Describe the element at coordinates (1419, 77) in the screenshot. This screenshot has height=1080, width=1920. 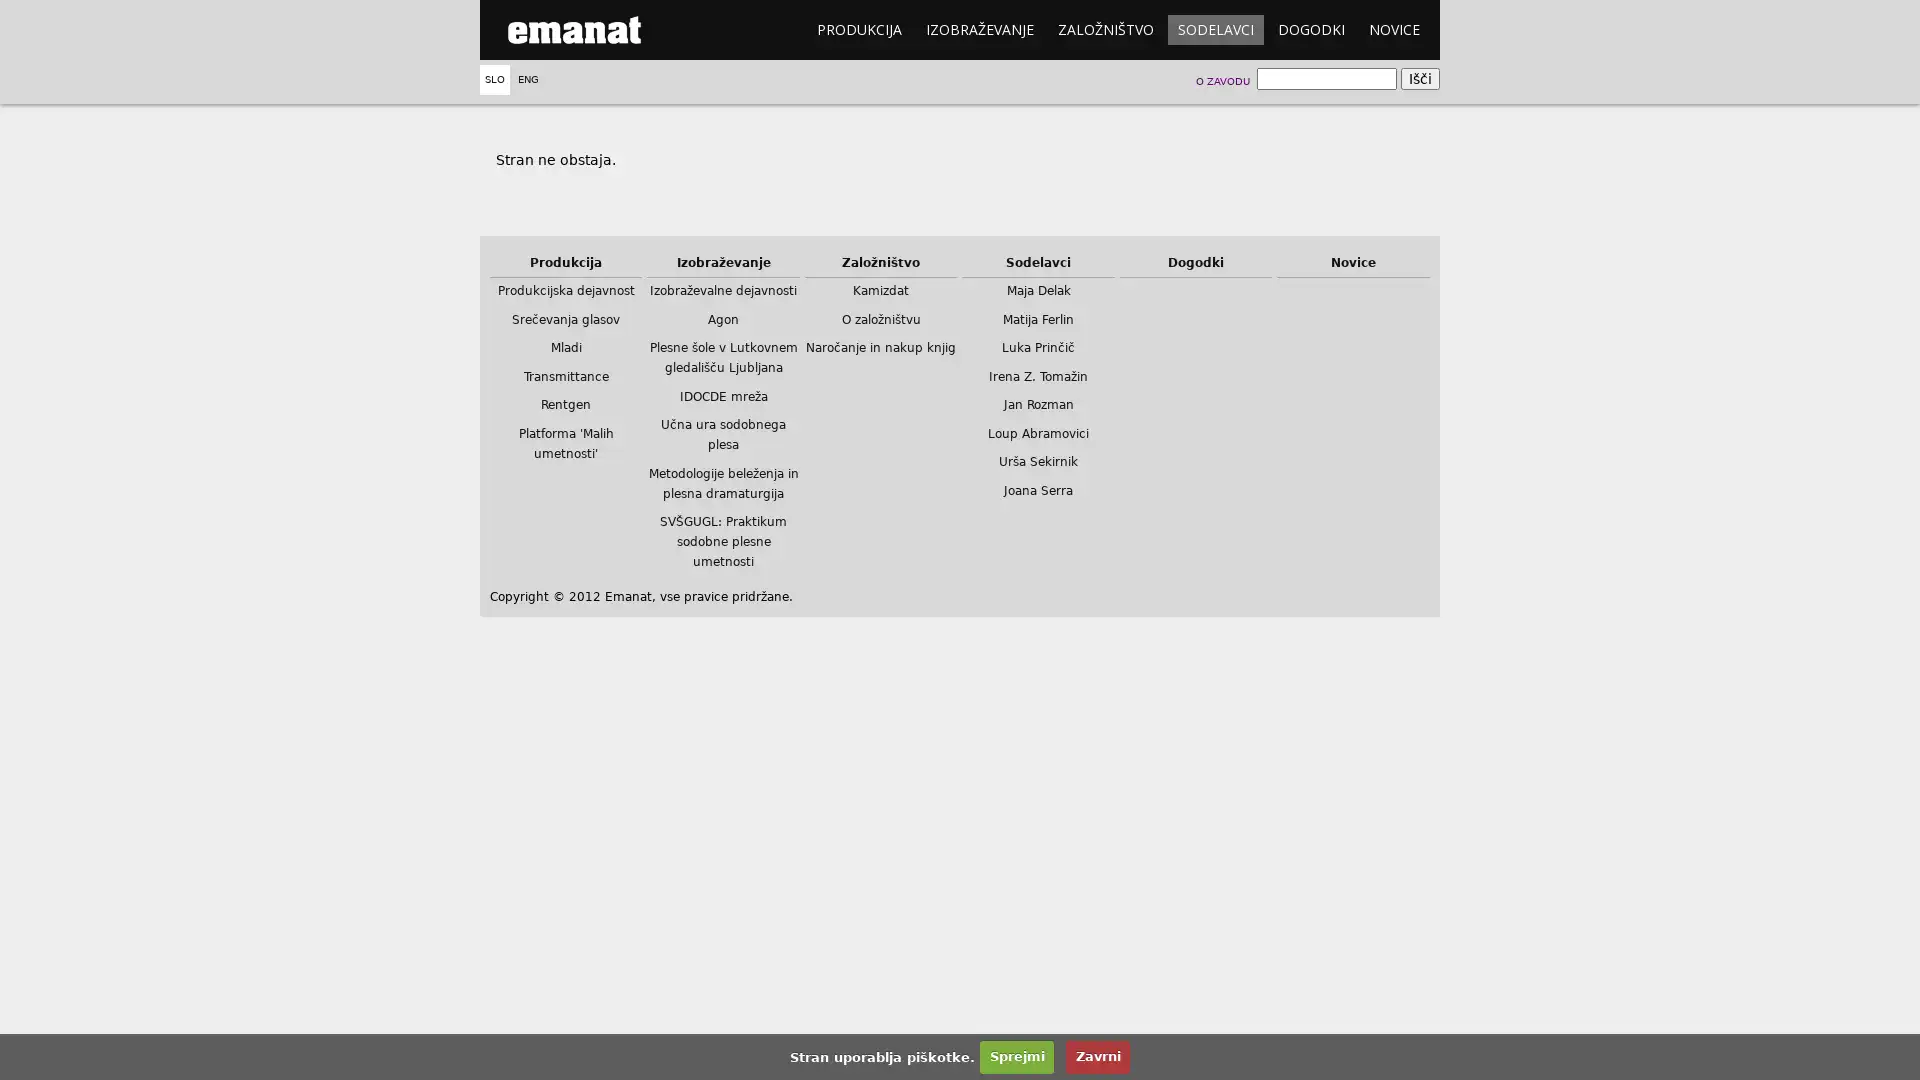
I see `Isci` at that location.